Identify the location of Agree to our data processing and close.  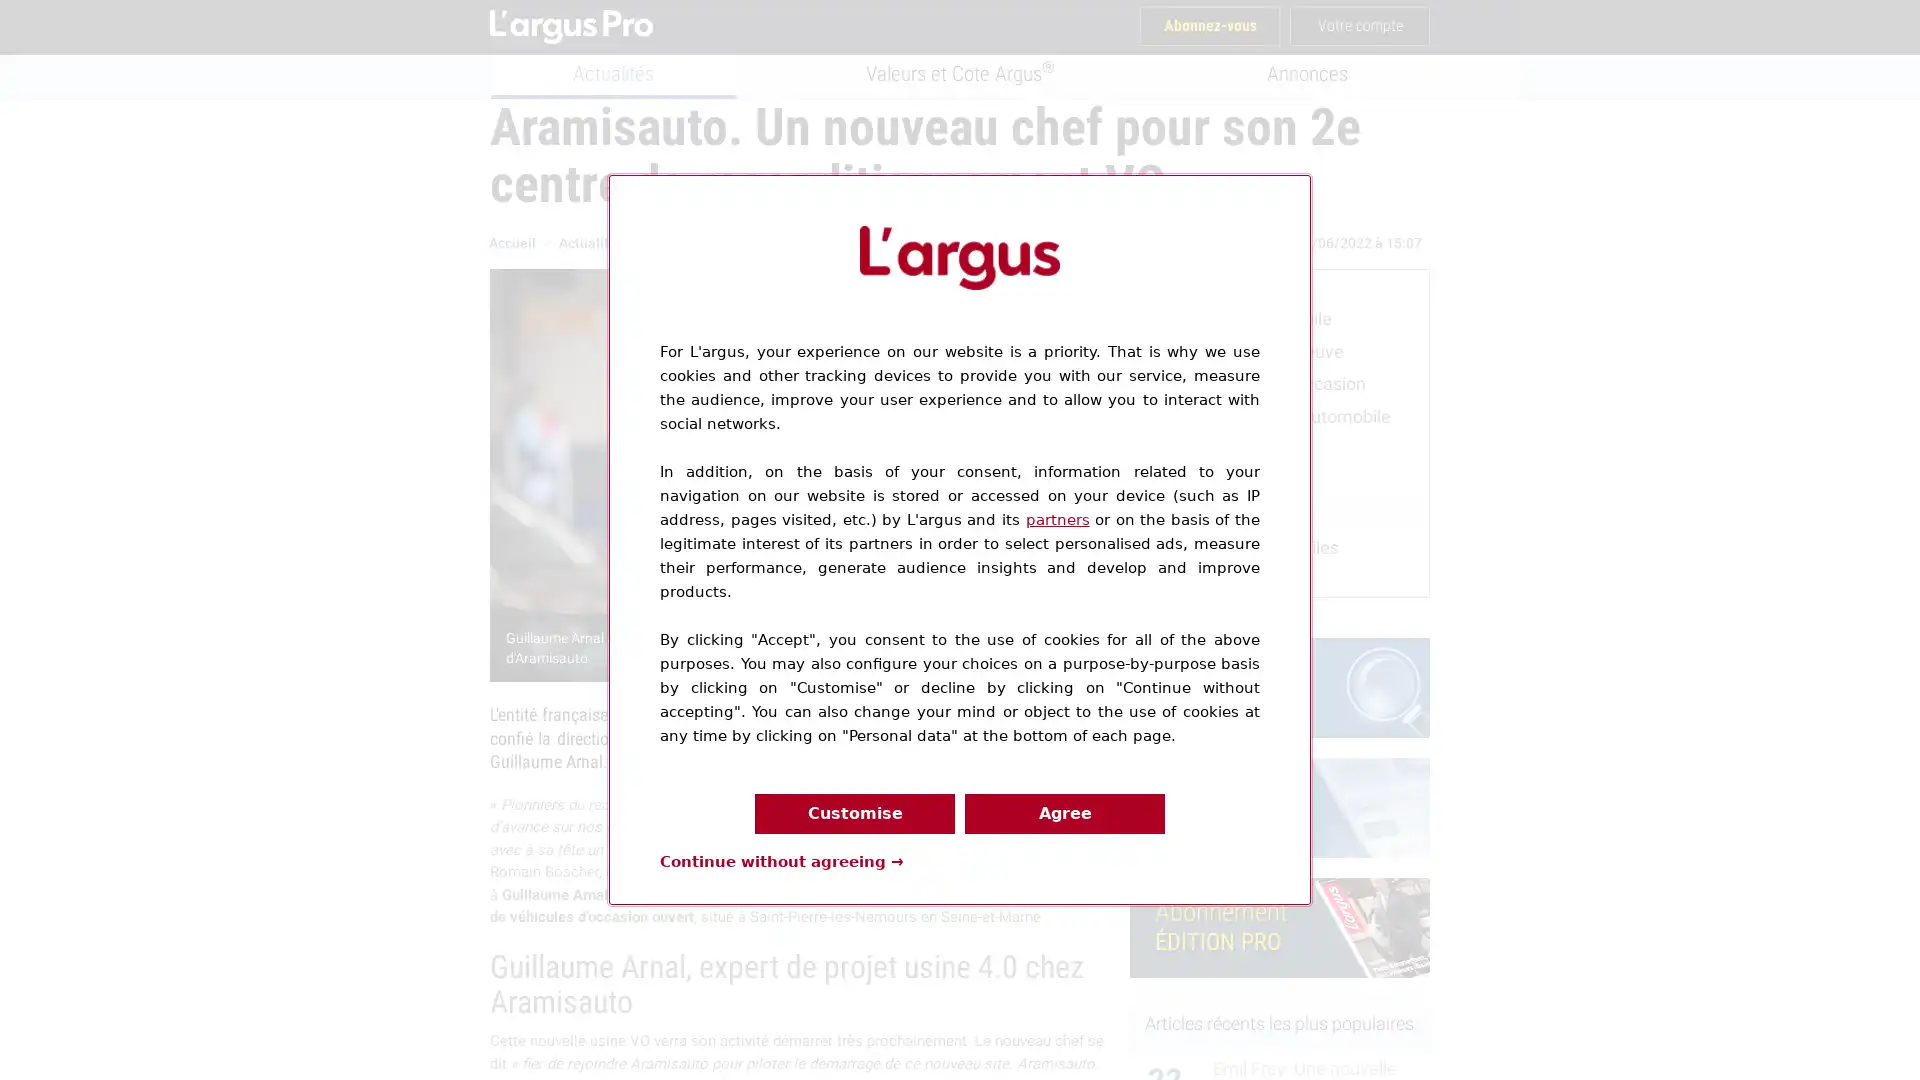
(1064, 813).